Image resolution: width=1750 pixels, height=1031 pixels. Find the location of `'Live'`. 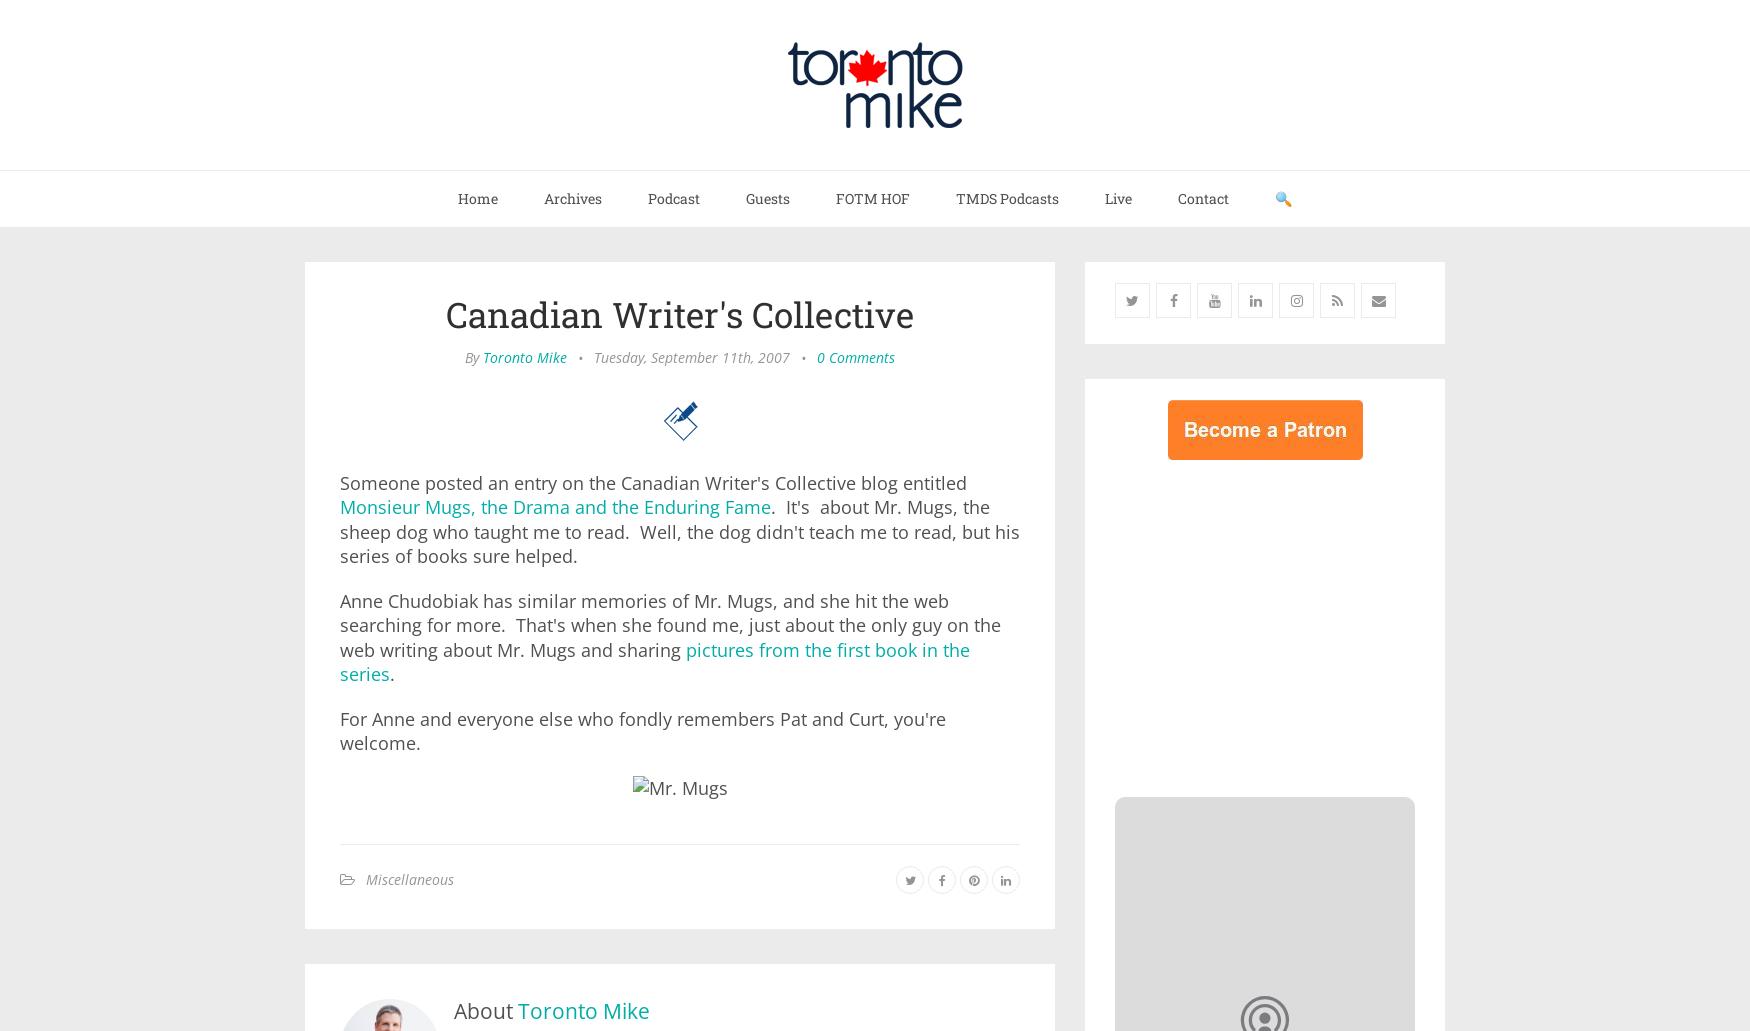

'Live' is located at coordinates (1118, 197).